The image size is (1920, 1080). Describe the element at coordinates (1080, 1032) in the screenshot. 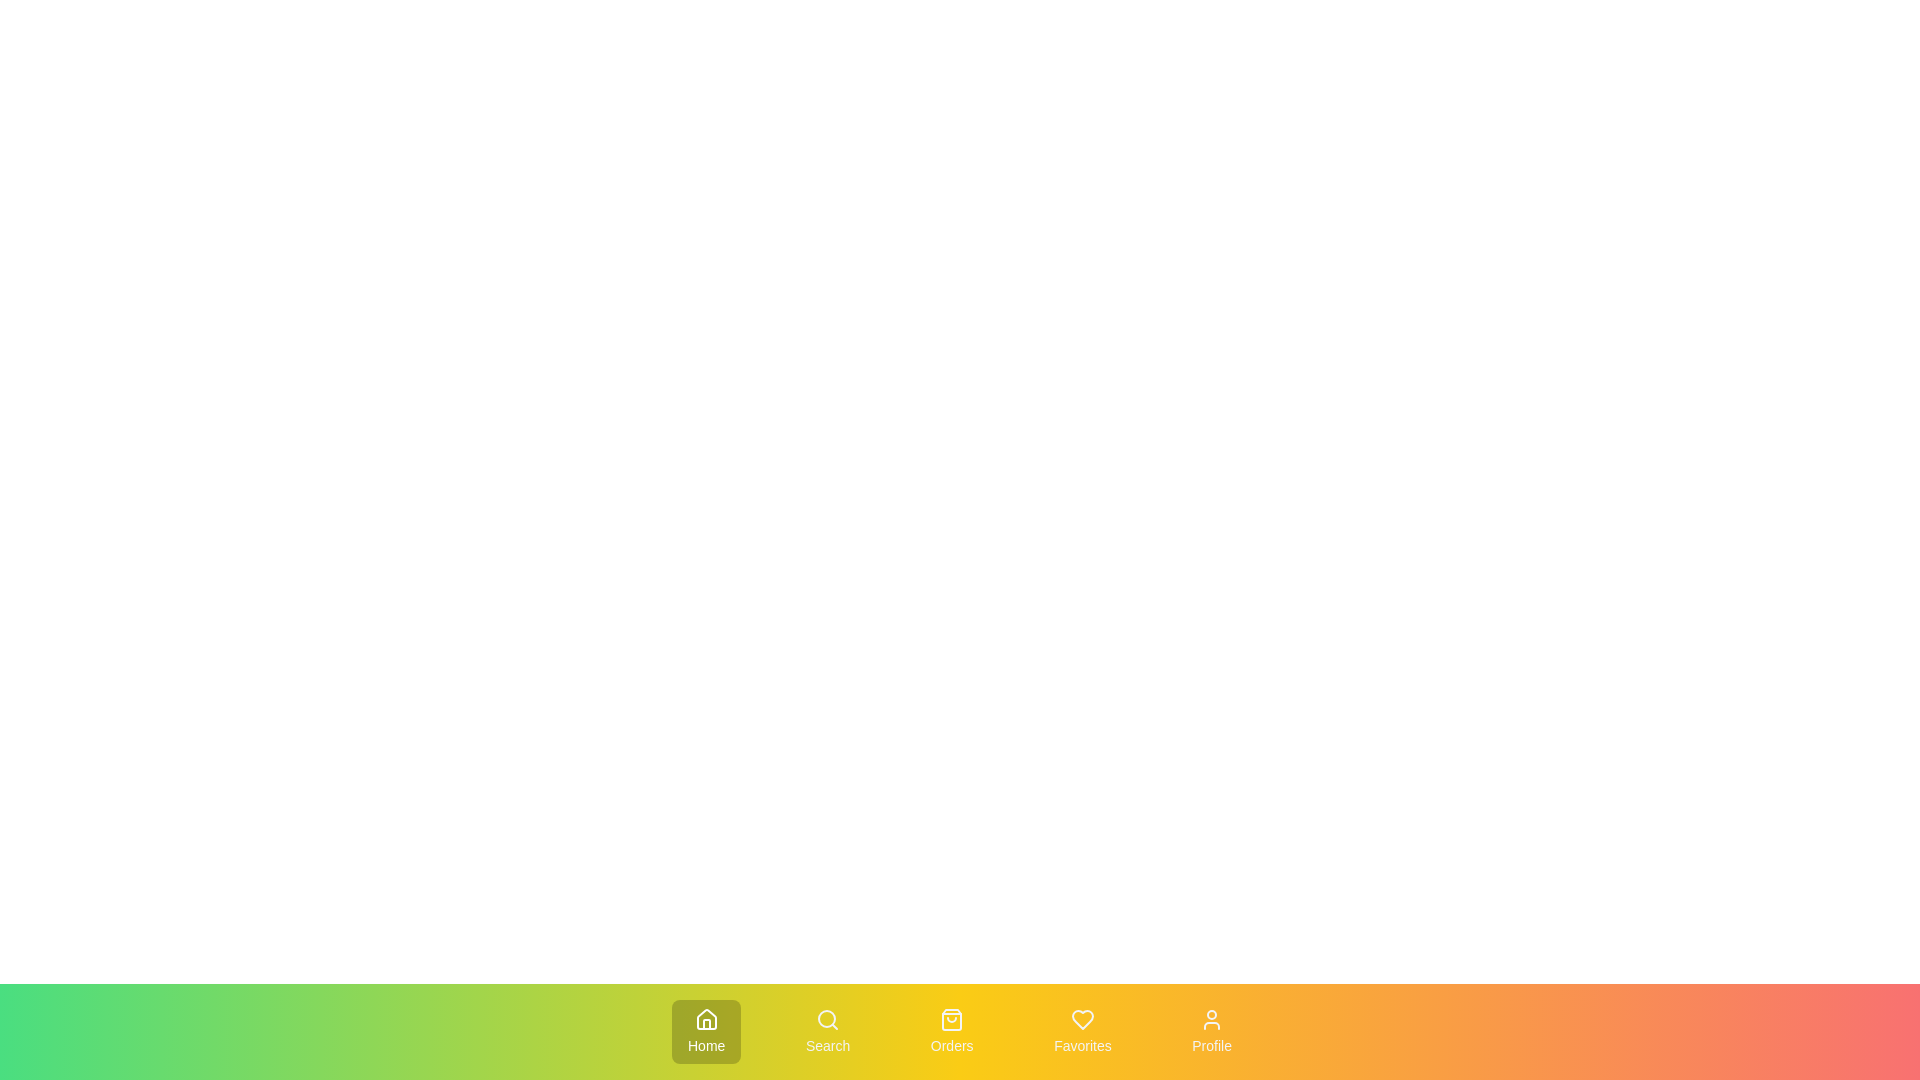

I see `the Favorites tab to activate it` at that location.